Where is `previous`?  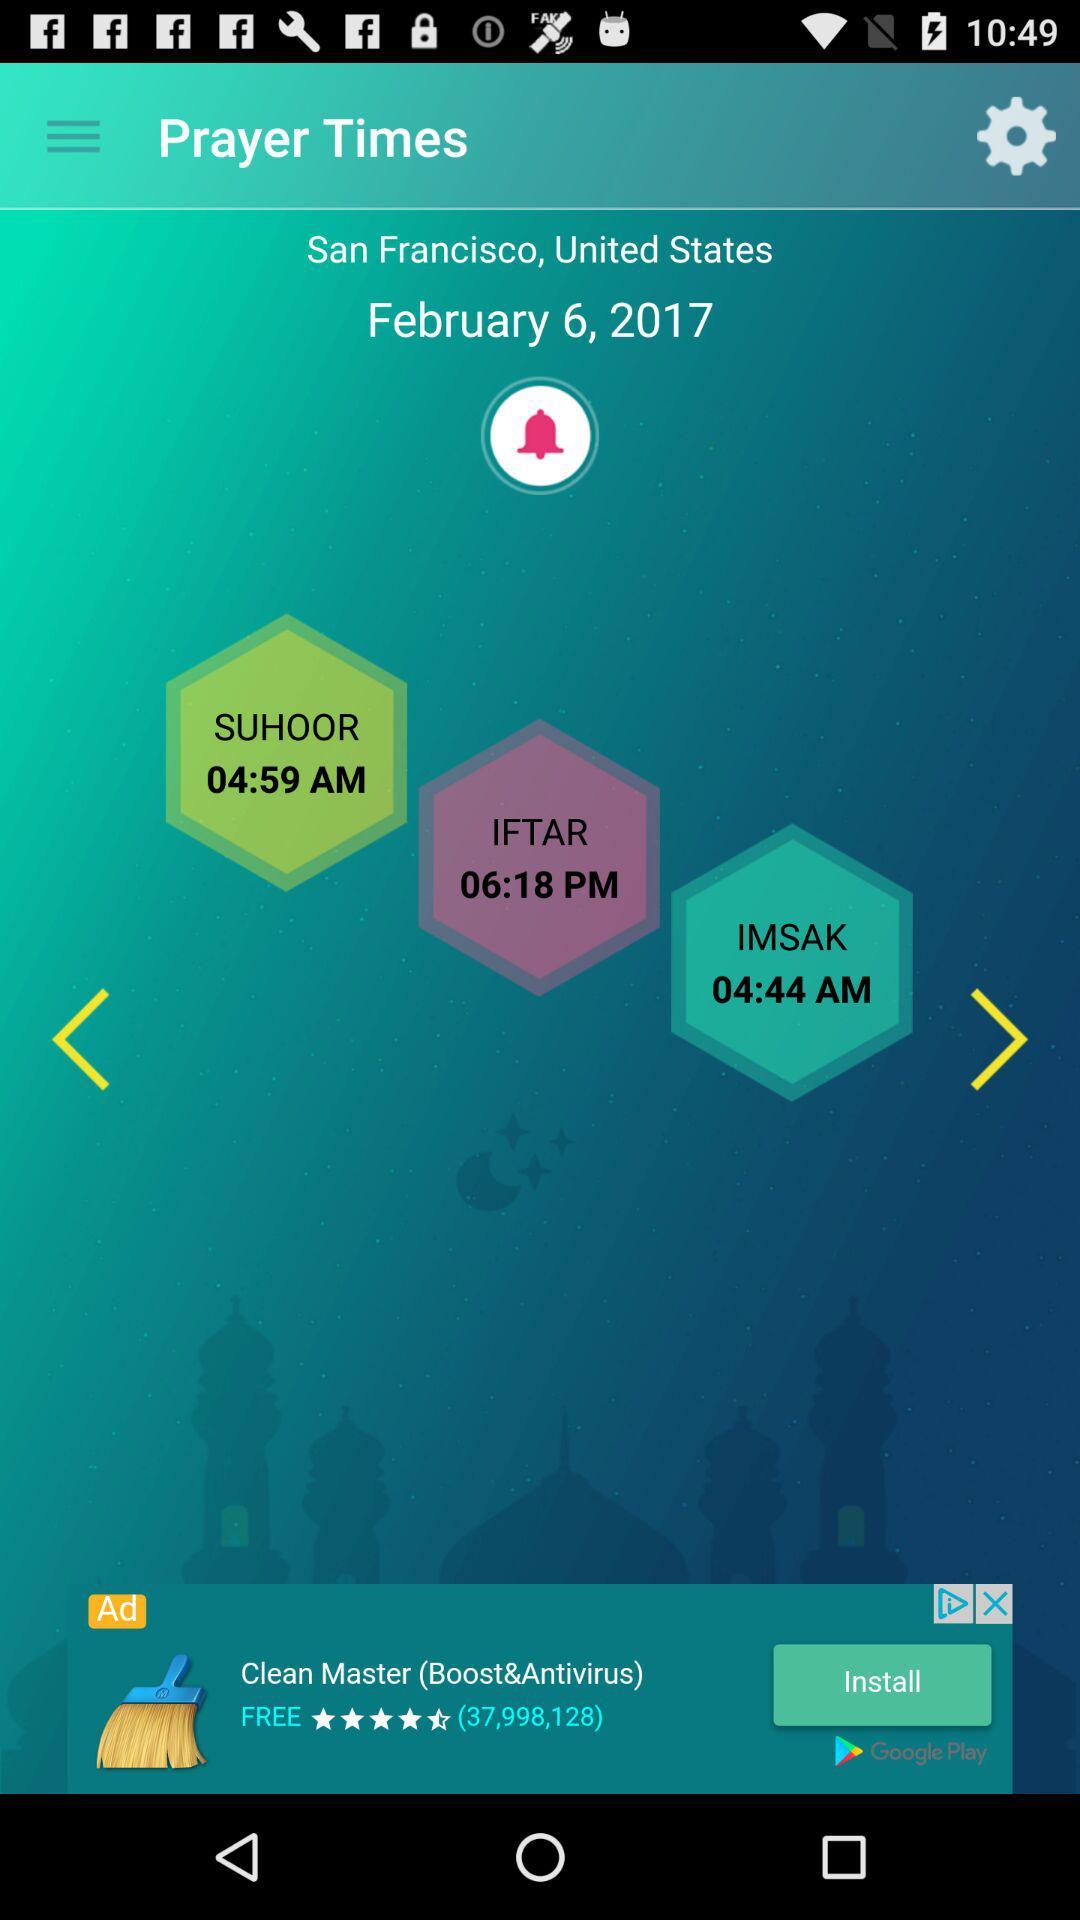
previous is located at coordinates (79, 1039).